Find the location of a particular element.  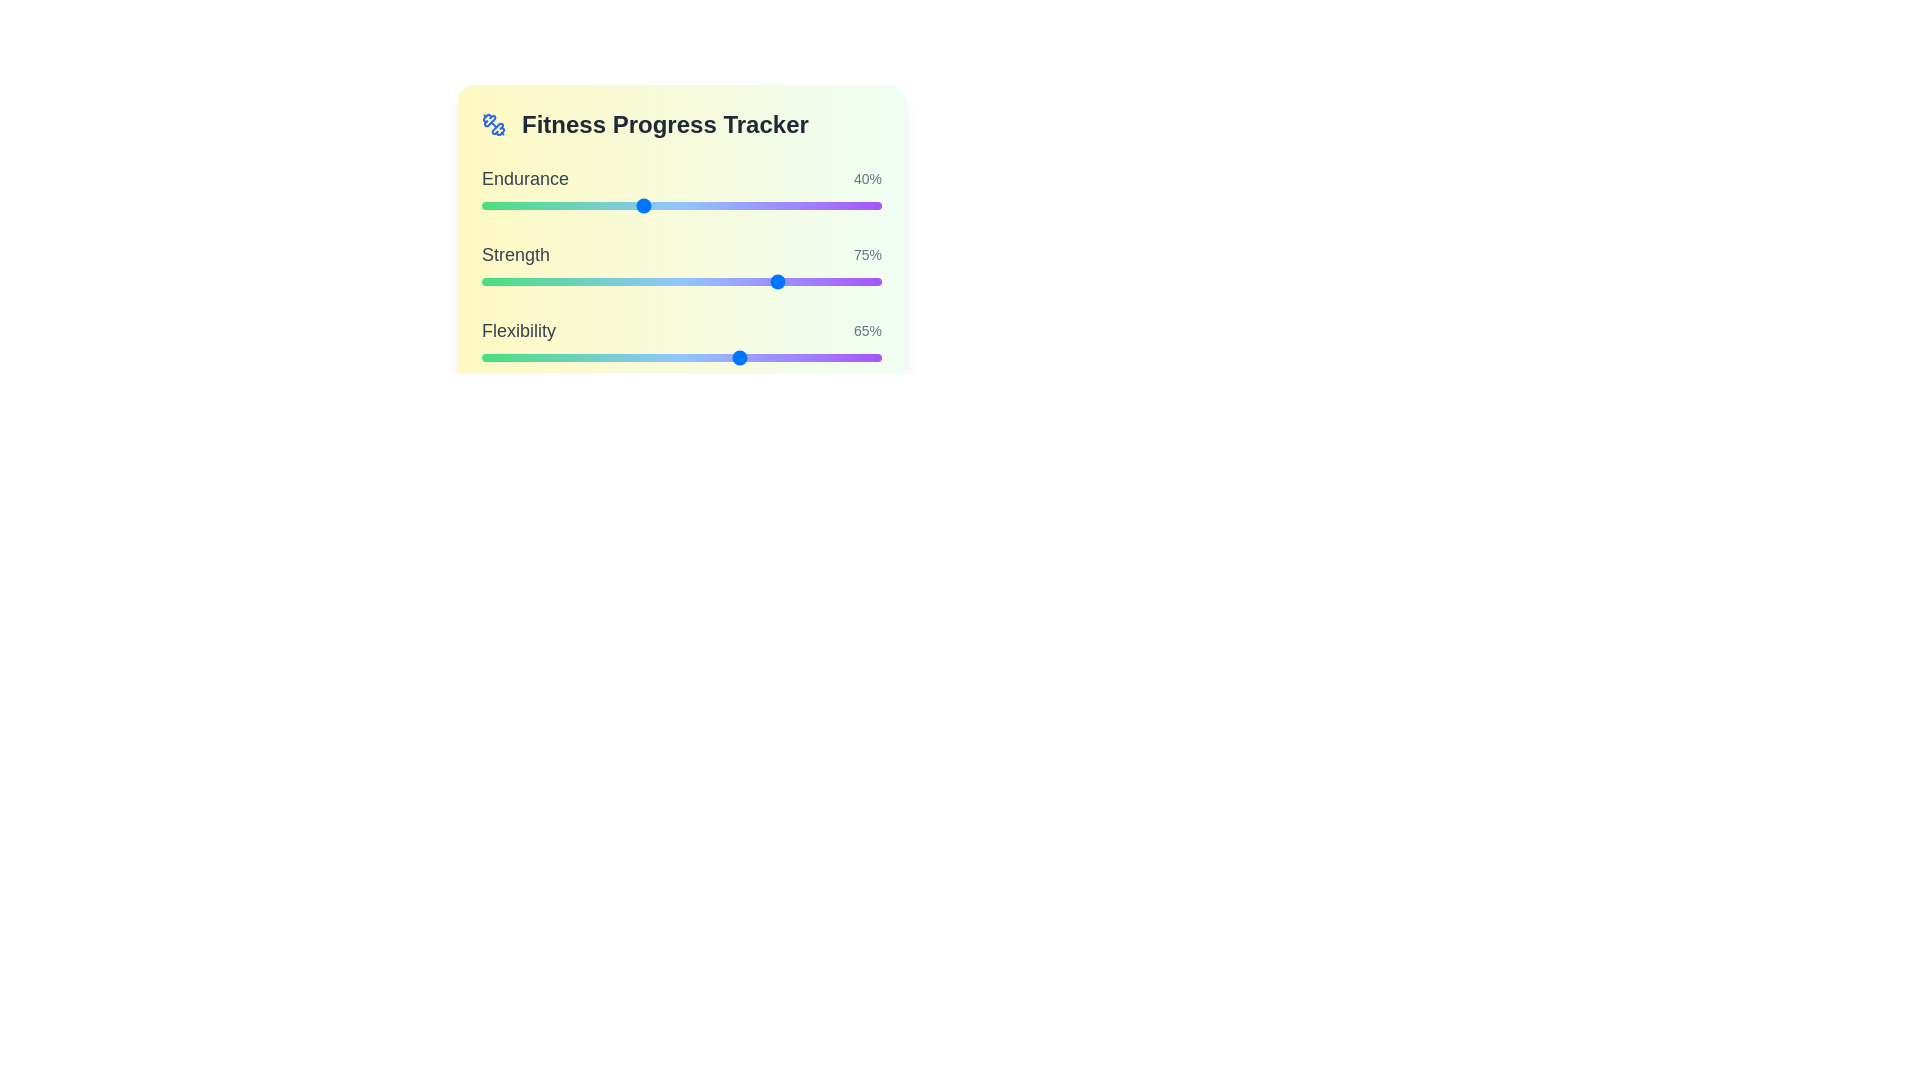

strength slider is located at coordinates (741, 281).